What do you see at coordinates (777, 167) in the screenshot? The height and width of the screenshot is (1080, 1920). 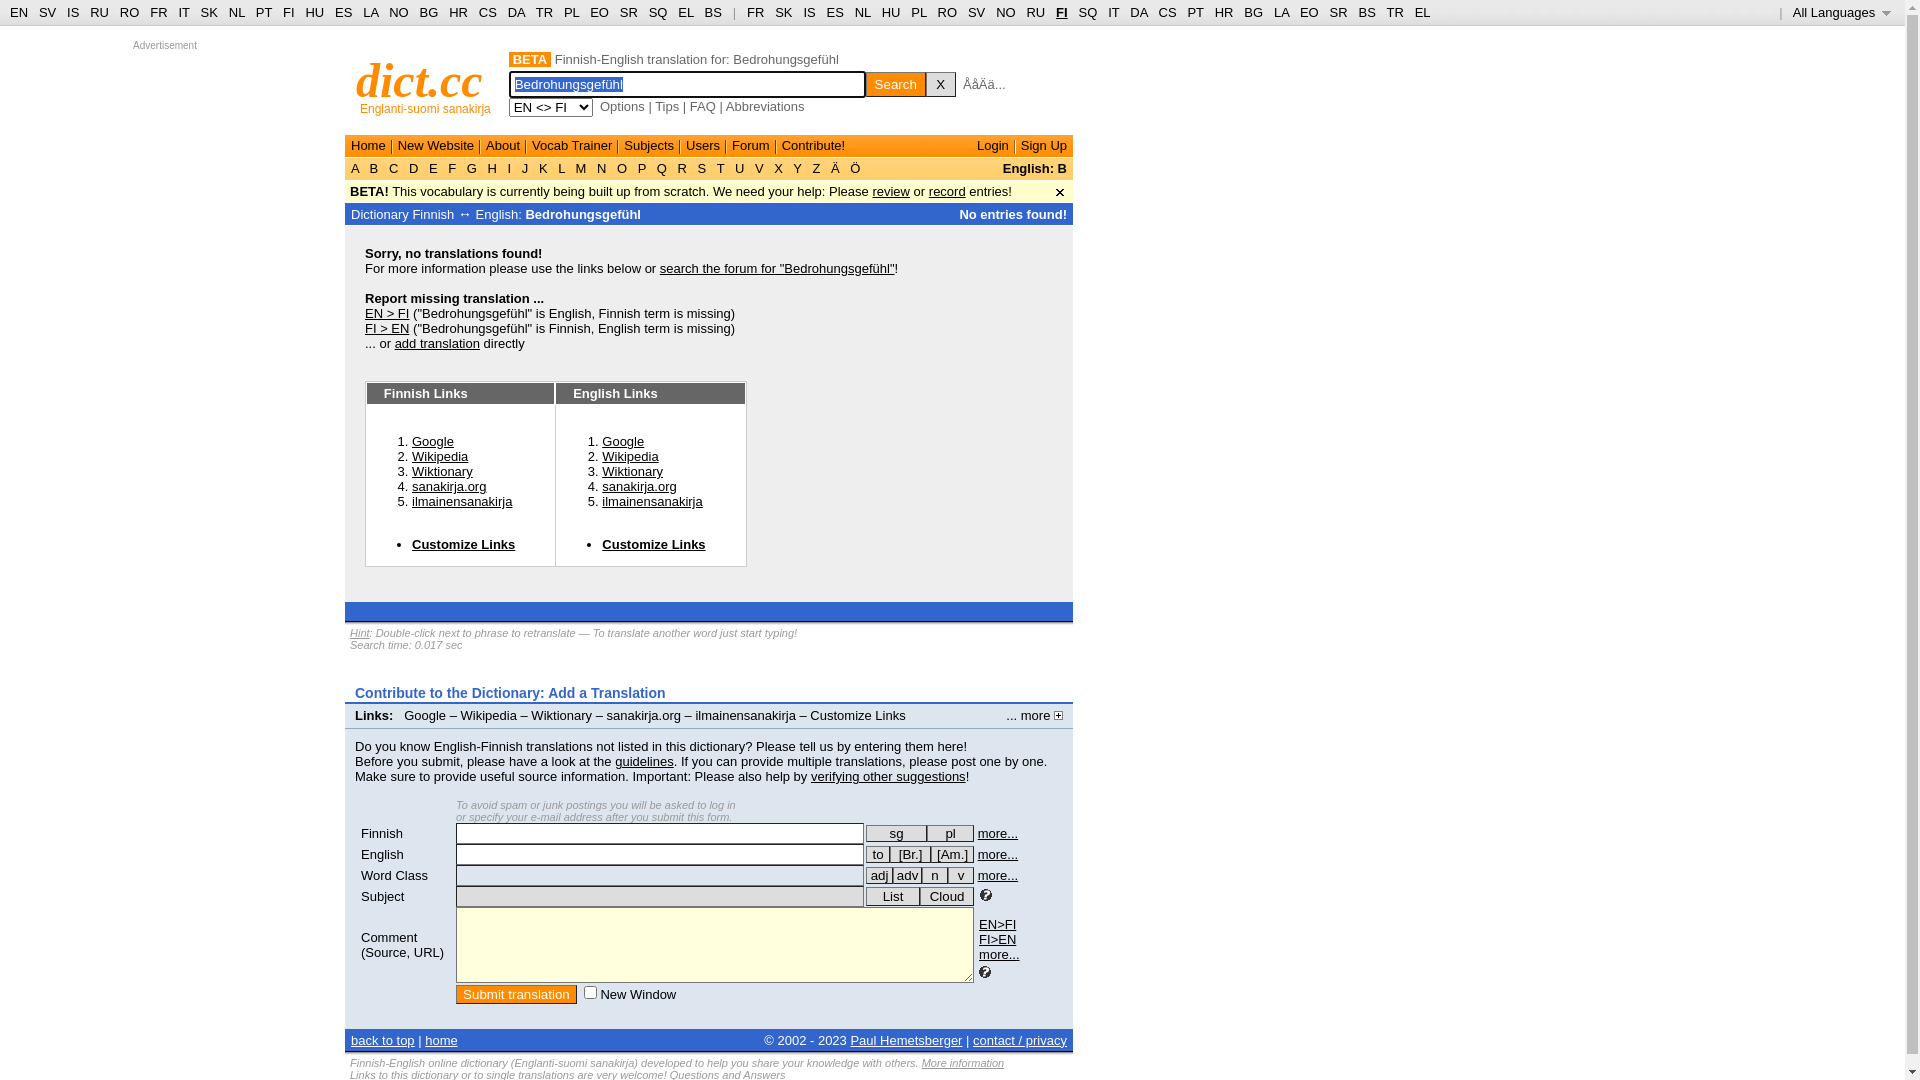 I see `'X'` at bounding box center [777, 167].